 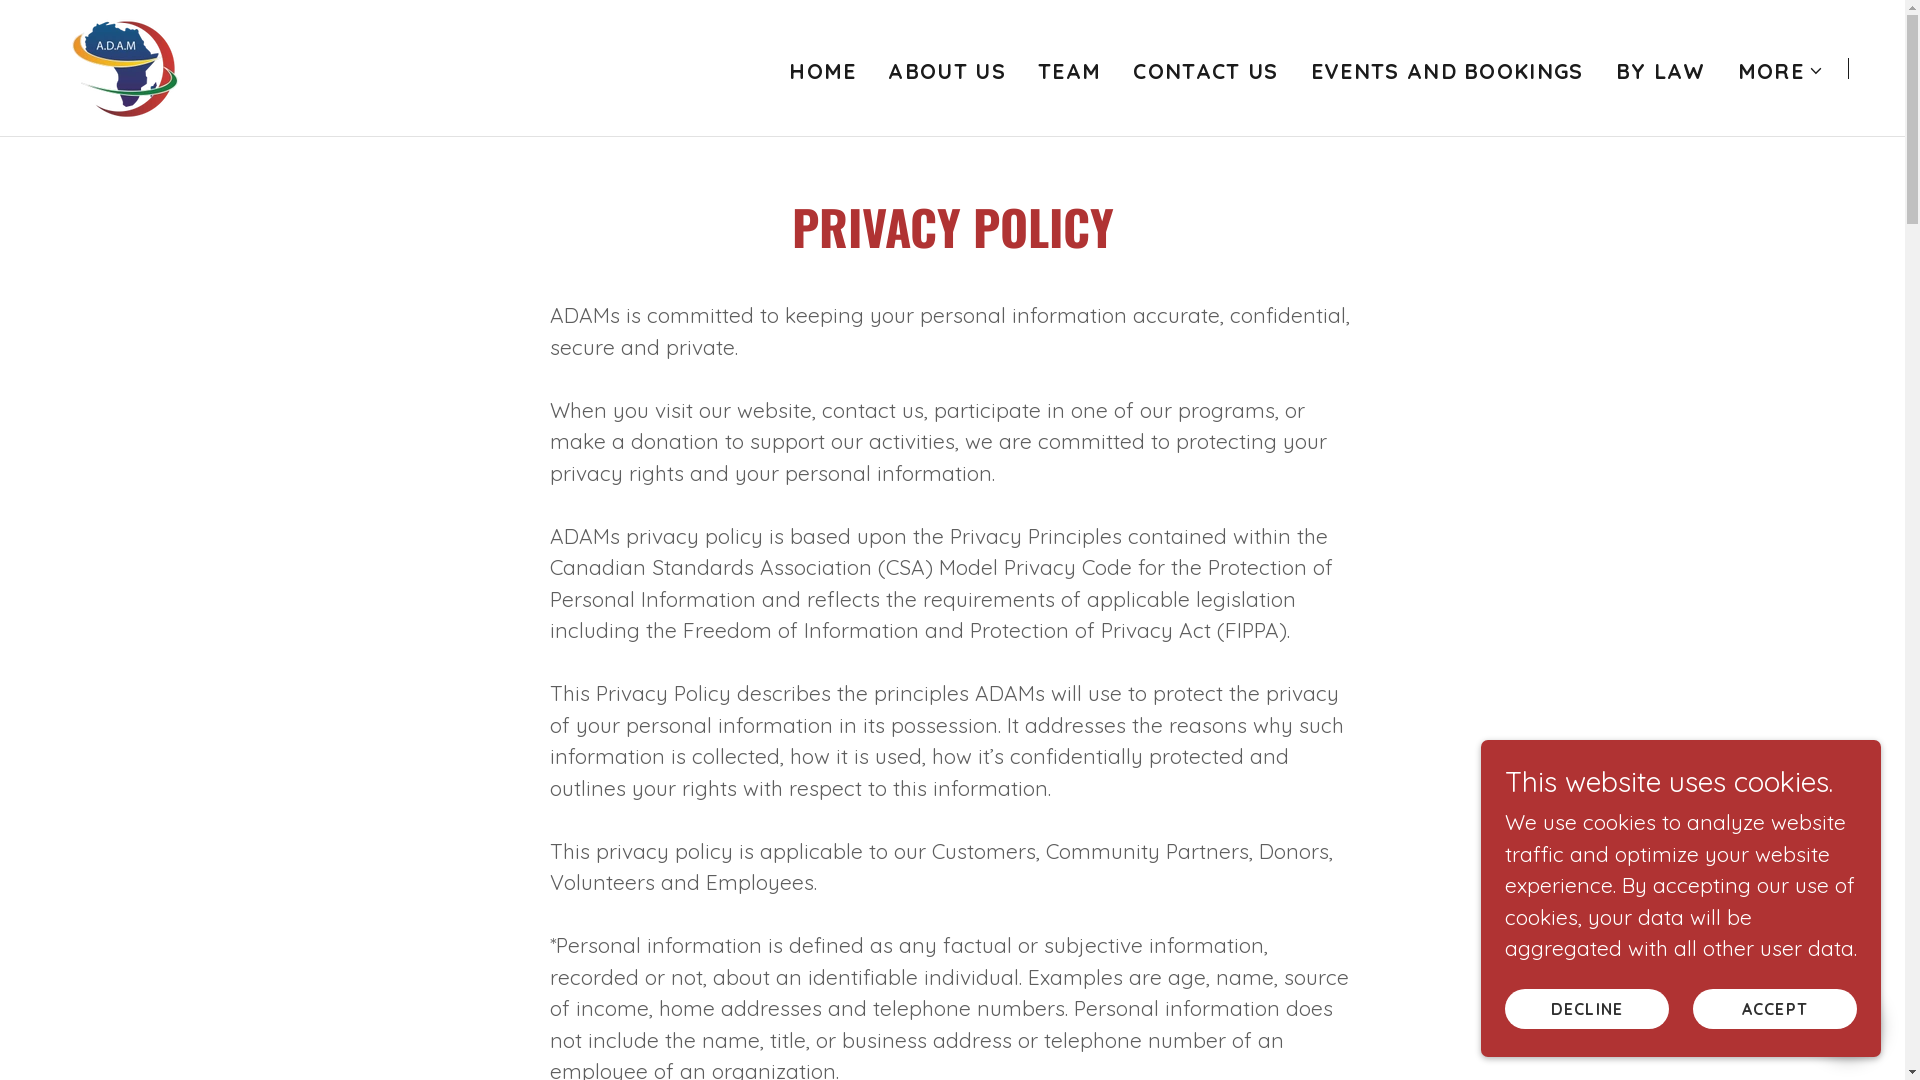 I want to click on 'ABOUT US', so click(x=945, y=68).